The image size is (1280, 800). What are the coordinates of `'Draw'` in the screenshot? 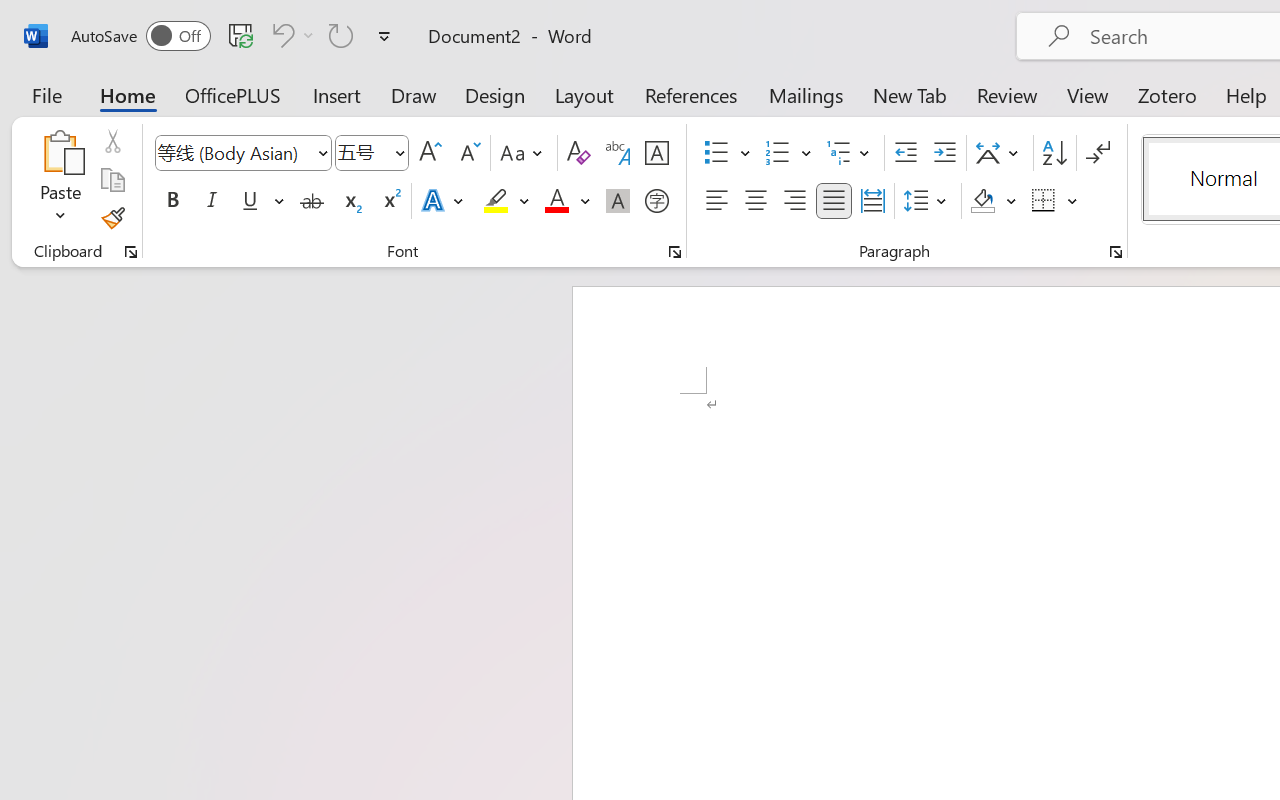 It's located at (413, 94).